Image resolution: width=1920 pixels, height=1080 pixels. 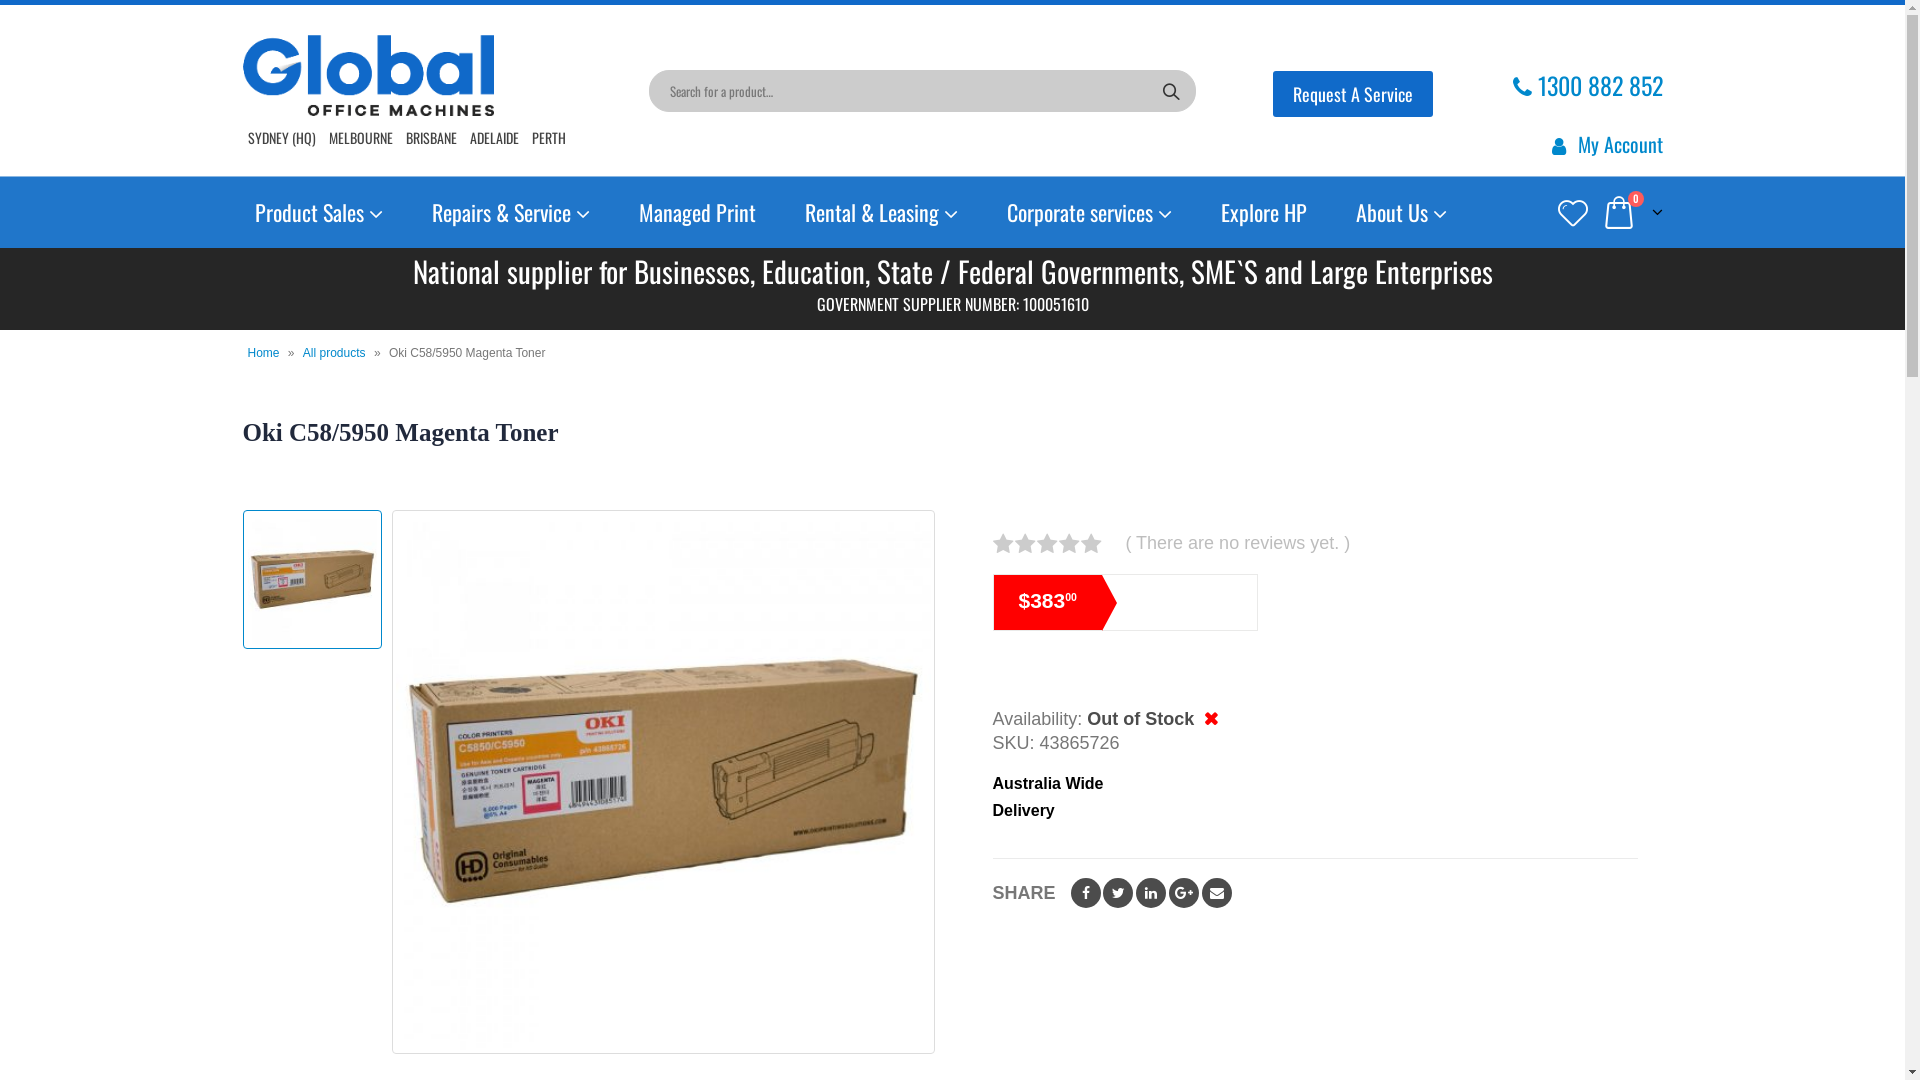 I want to click on 'Home', so click(x=263, y=352).